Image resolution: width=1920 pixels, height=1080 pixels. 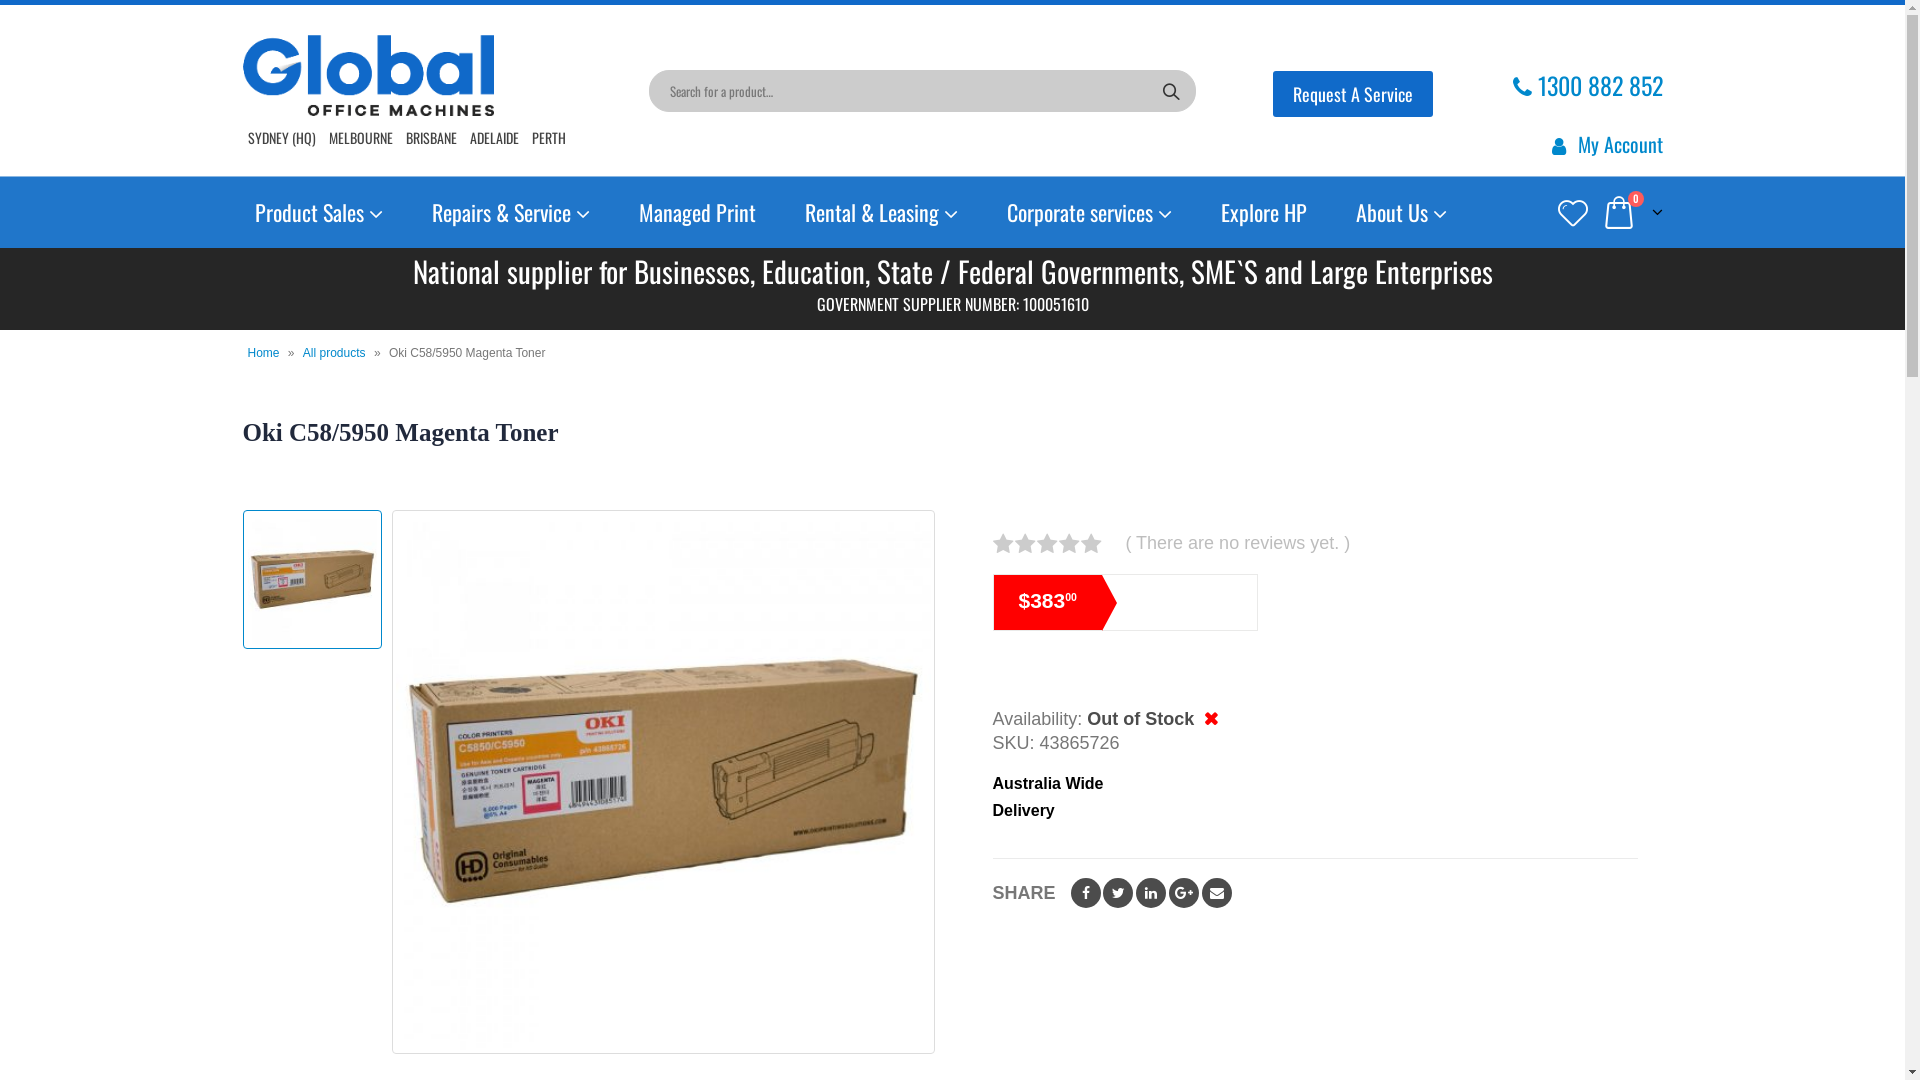 I want to click on 'Home', so click(x=263, y=352).